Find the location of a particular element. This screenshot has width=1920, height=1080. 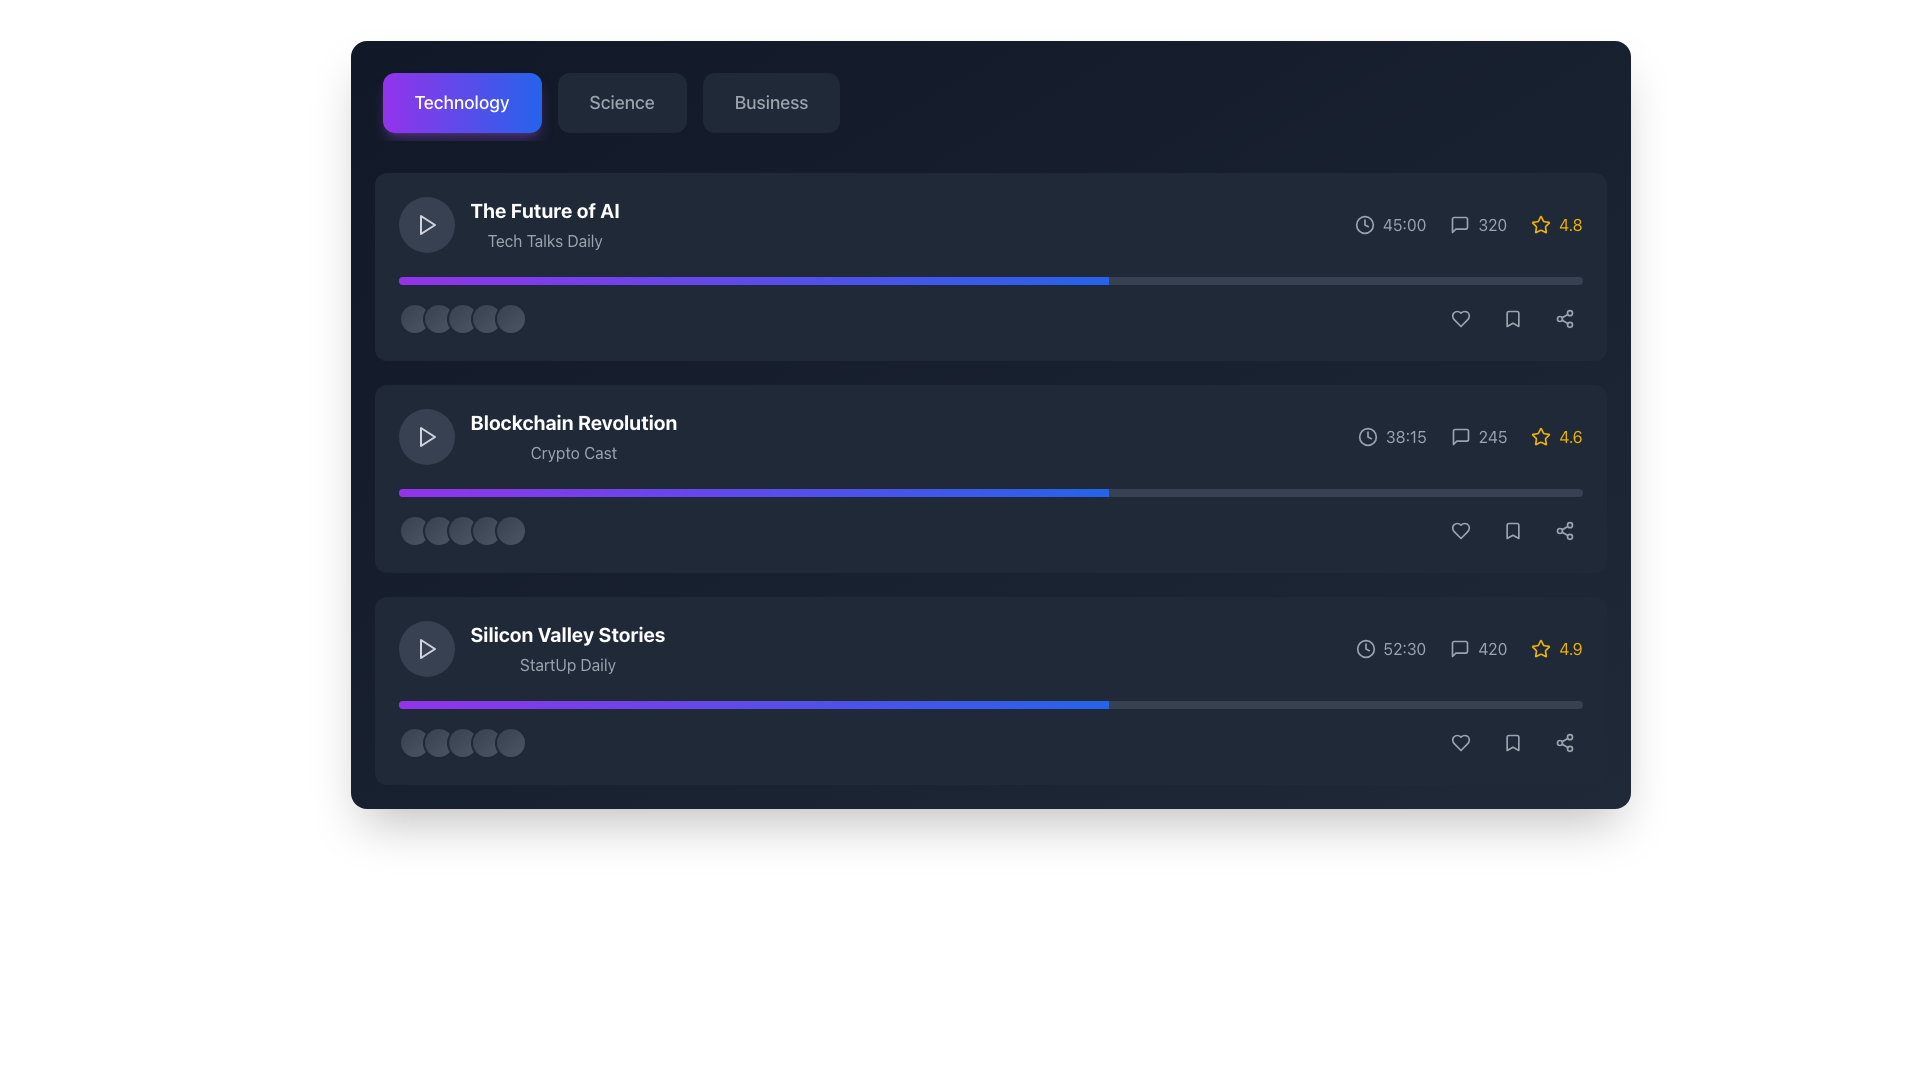

the second circular indicator in the group positioned below the text 'The Future of AI' and the purple progress bar is located at coordinates (437, 318).